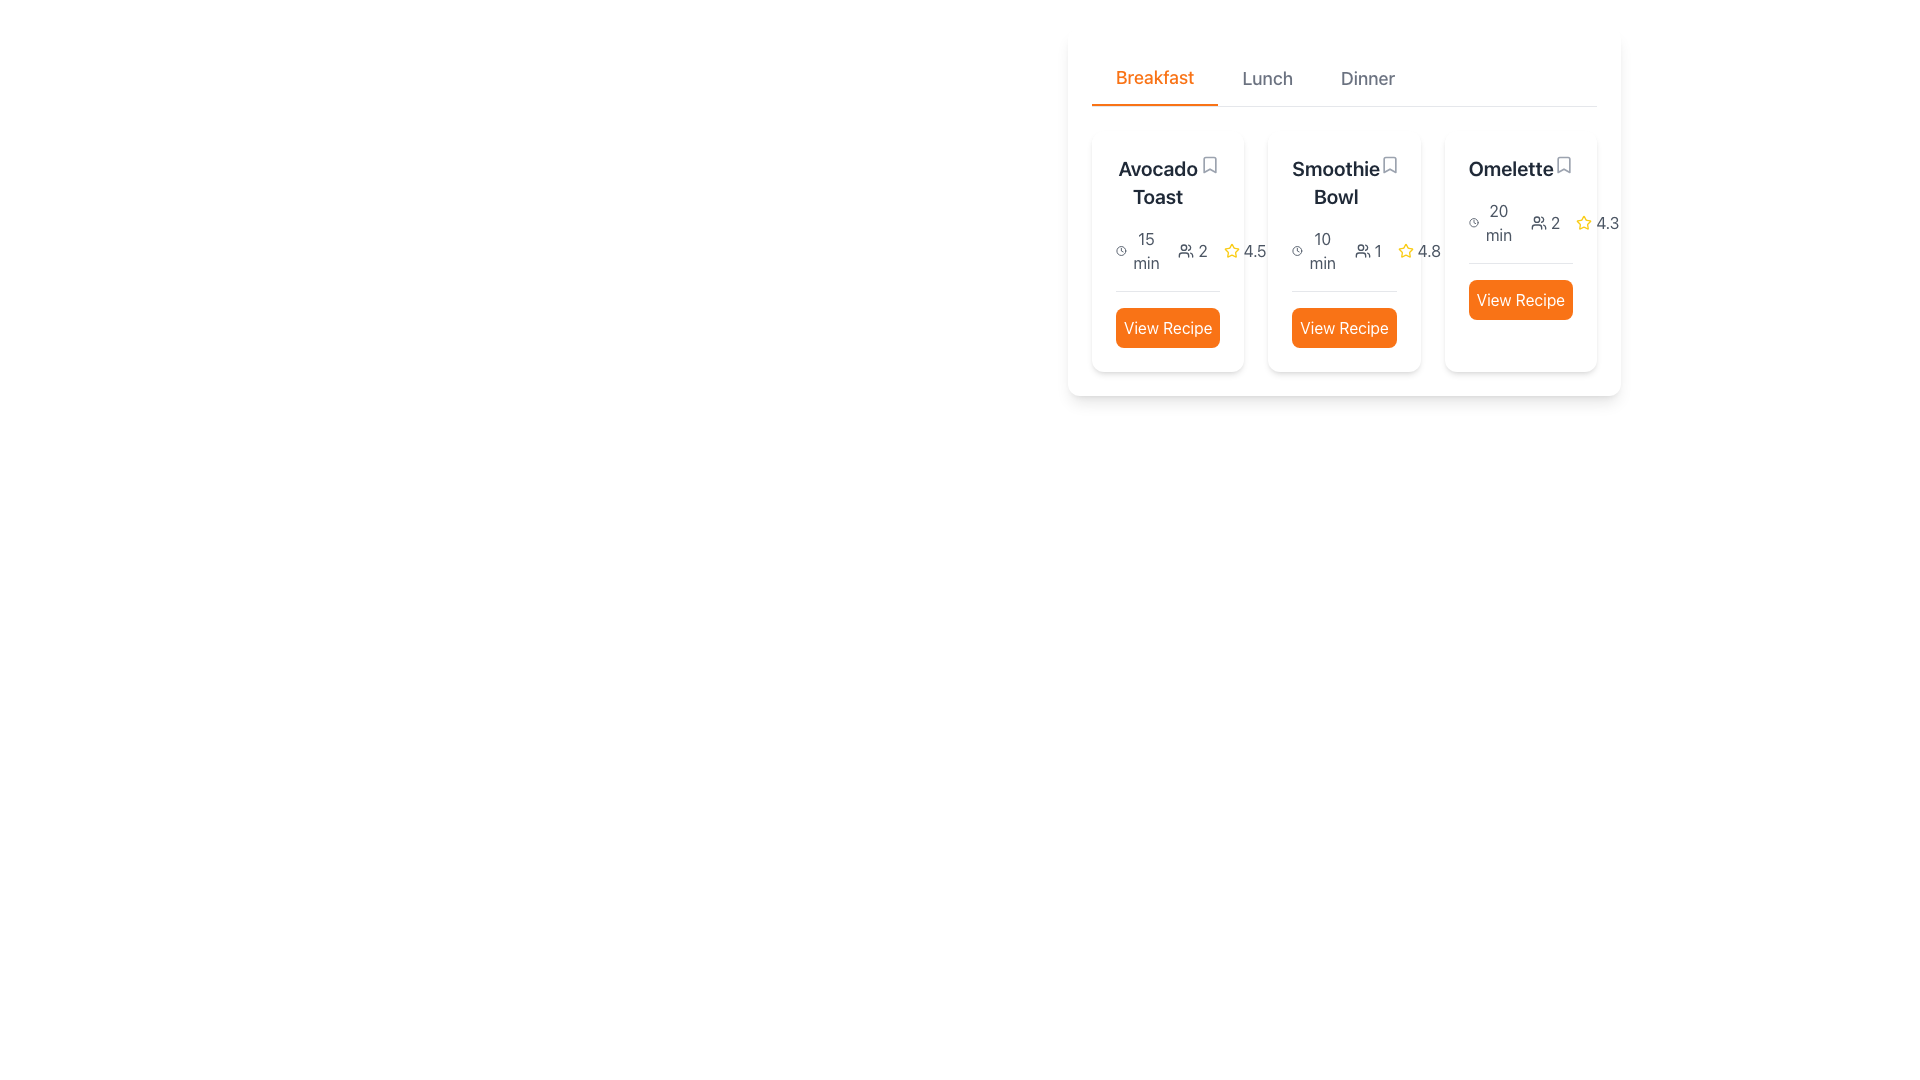  I want to click on the cooking time icon for the second recipe under the 'Smoothie Bowl' section, which indicates '10 min', so click(1297, 249).